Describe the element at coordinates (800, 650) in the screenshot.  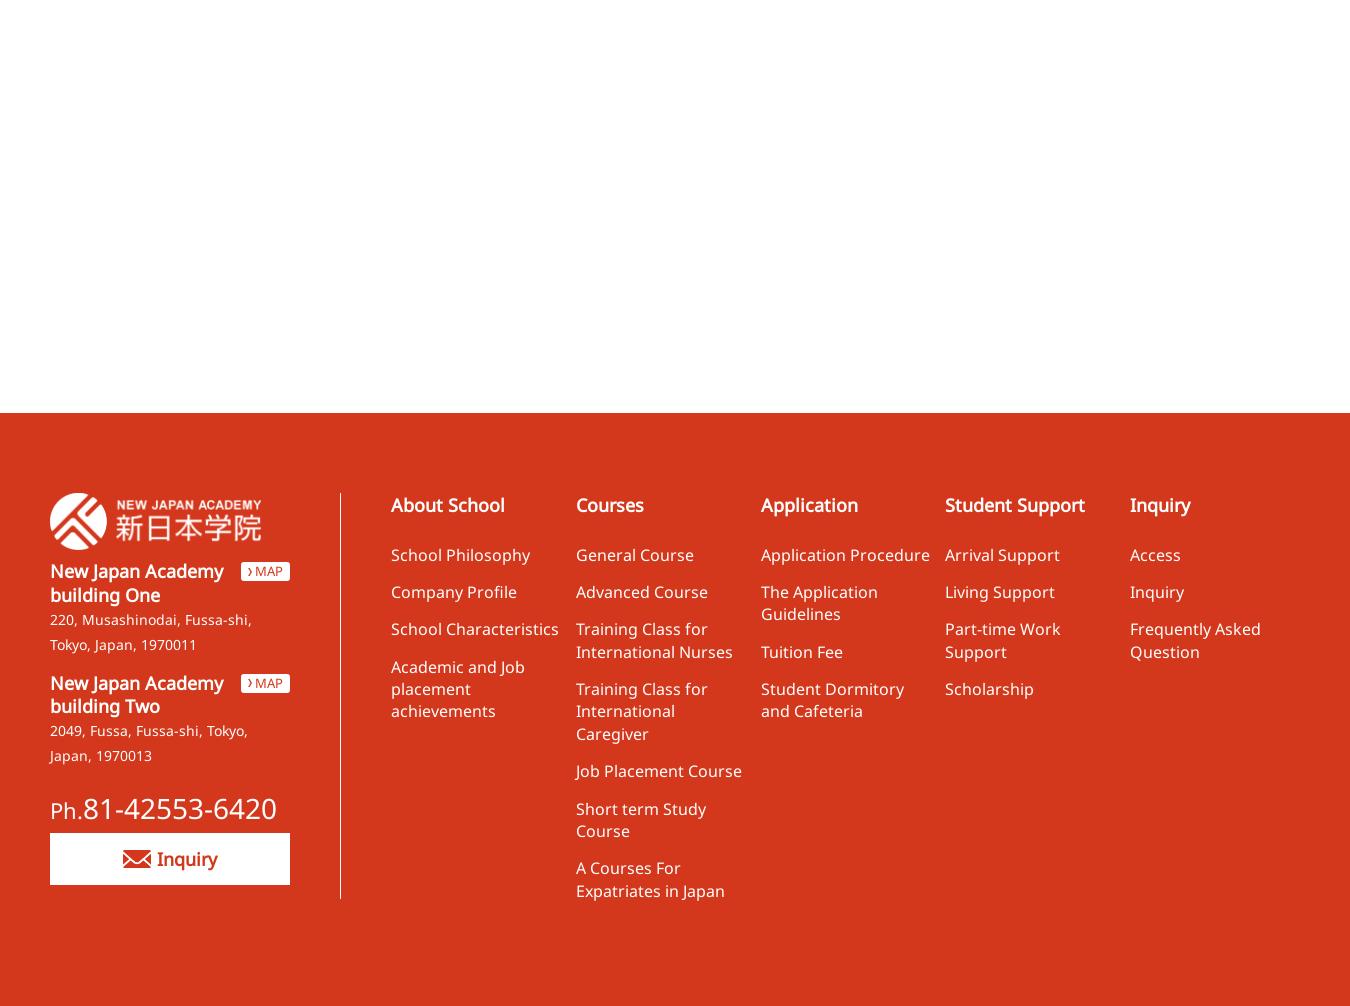
I see `'Tuition Fee'` at that location.